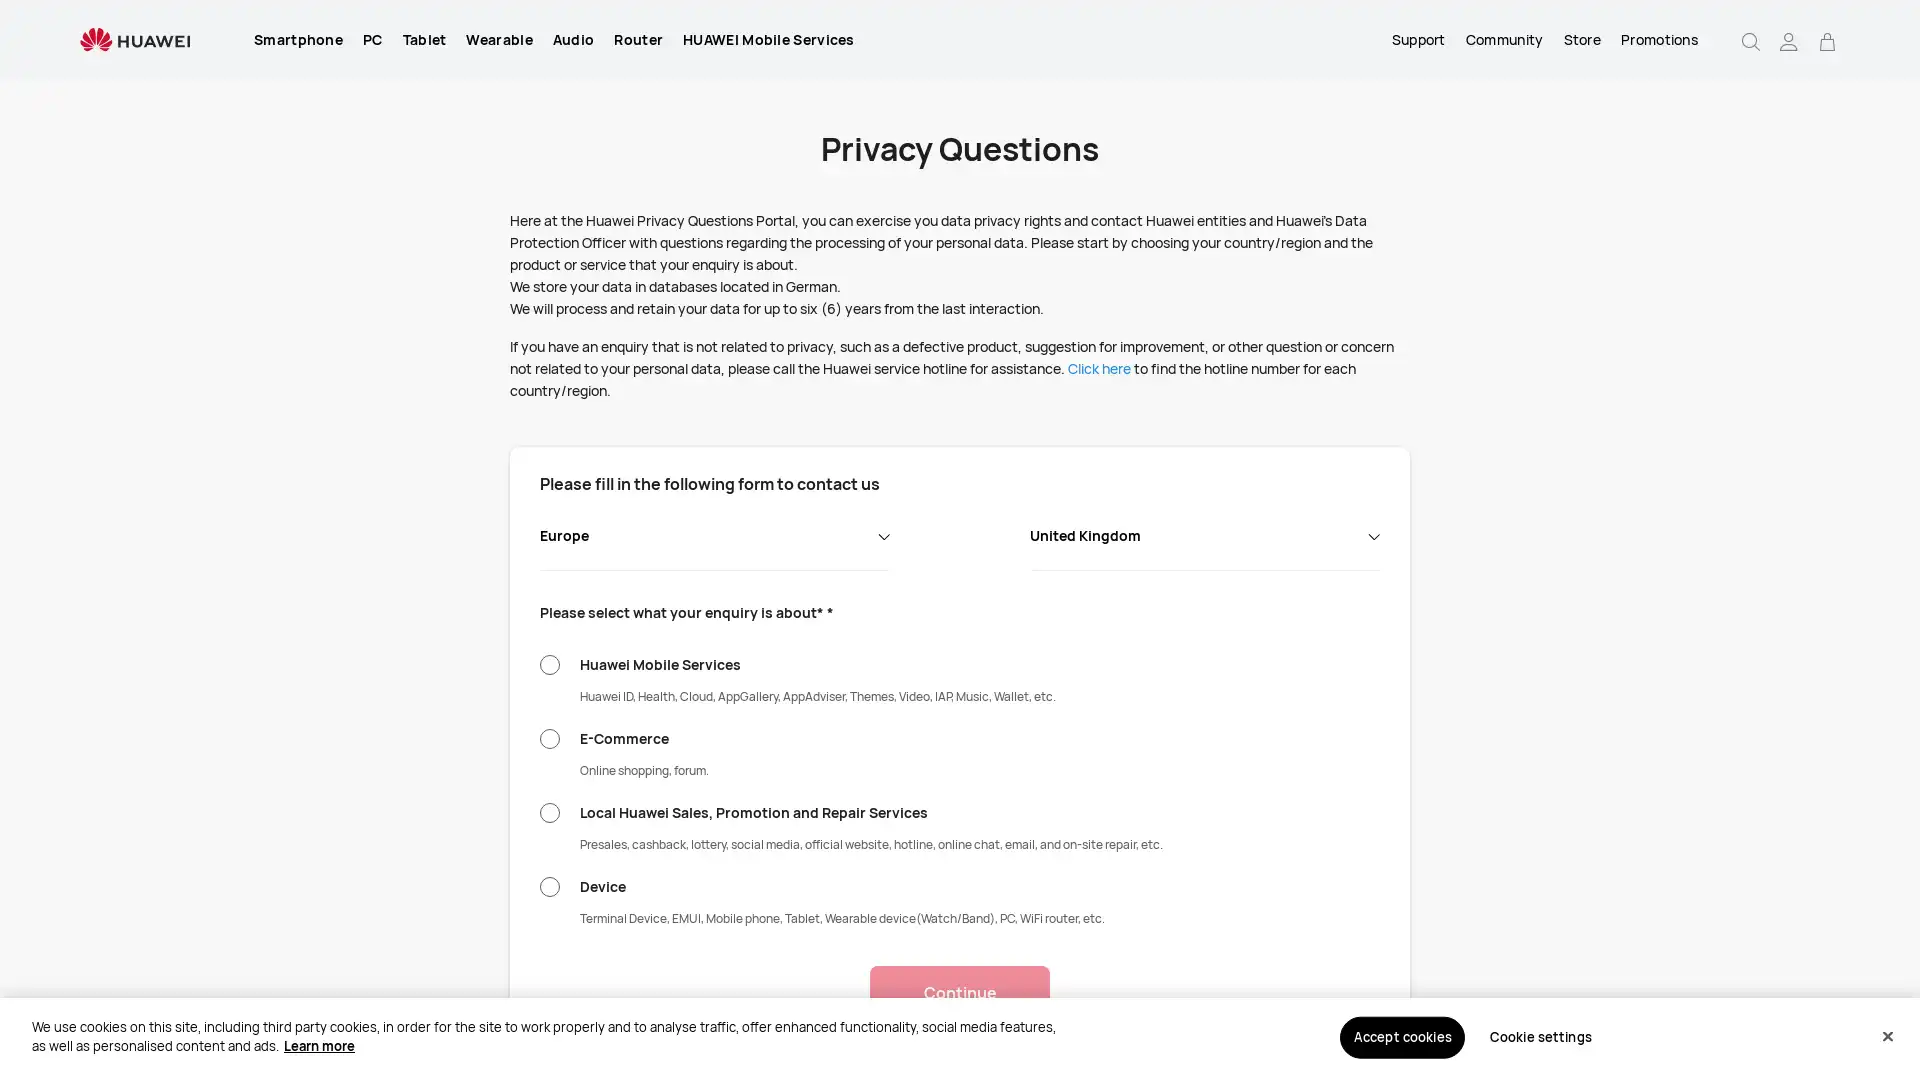 The width and height of the screenshot is (1920, 1080). I want to click on Close, so click(1886, 1035).